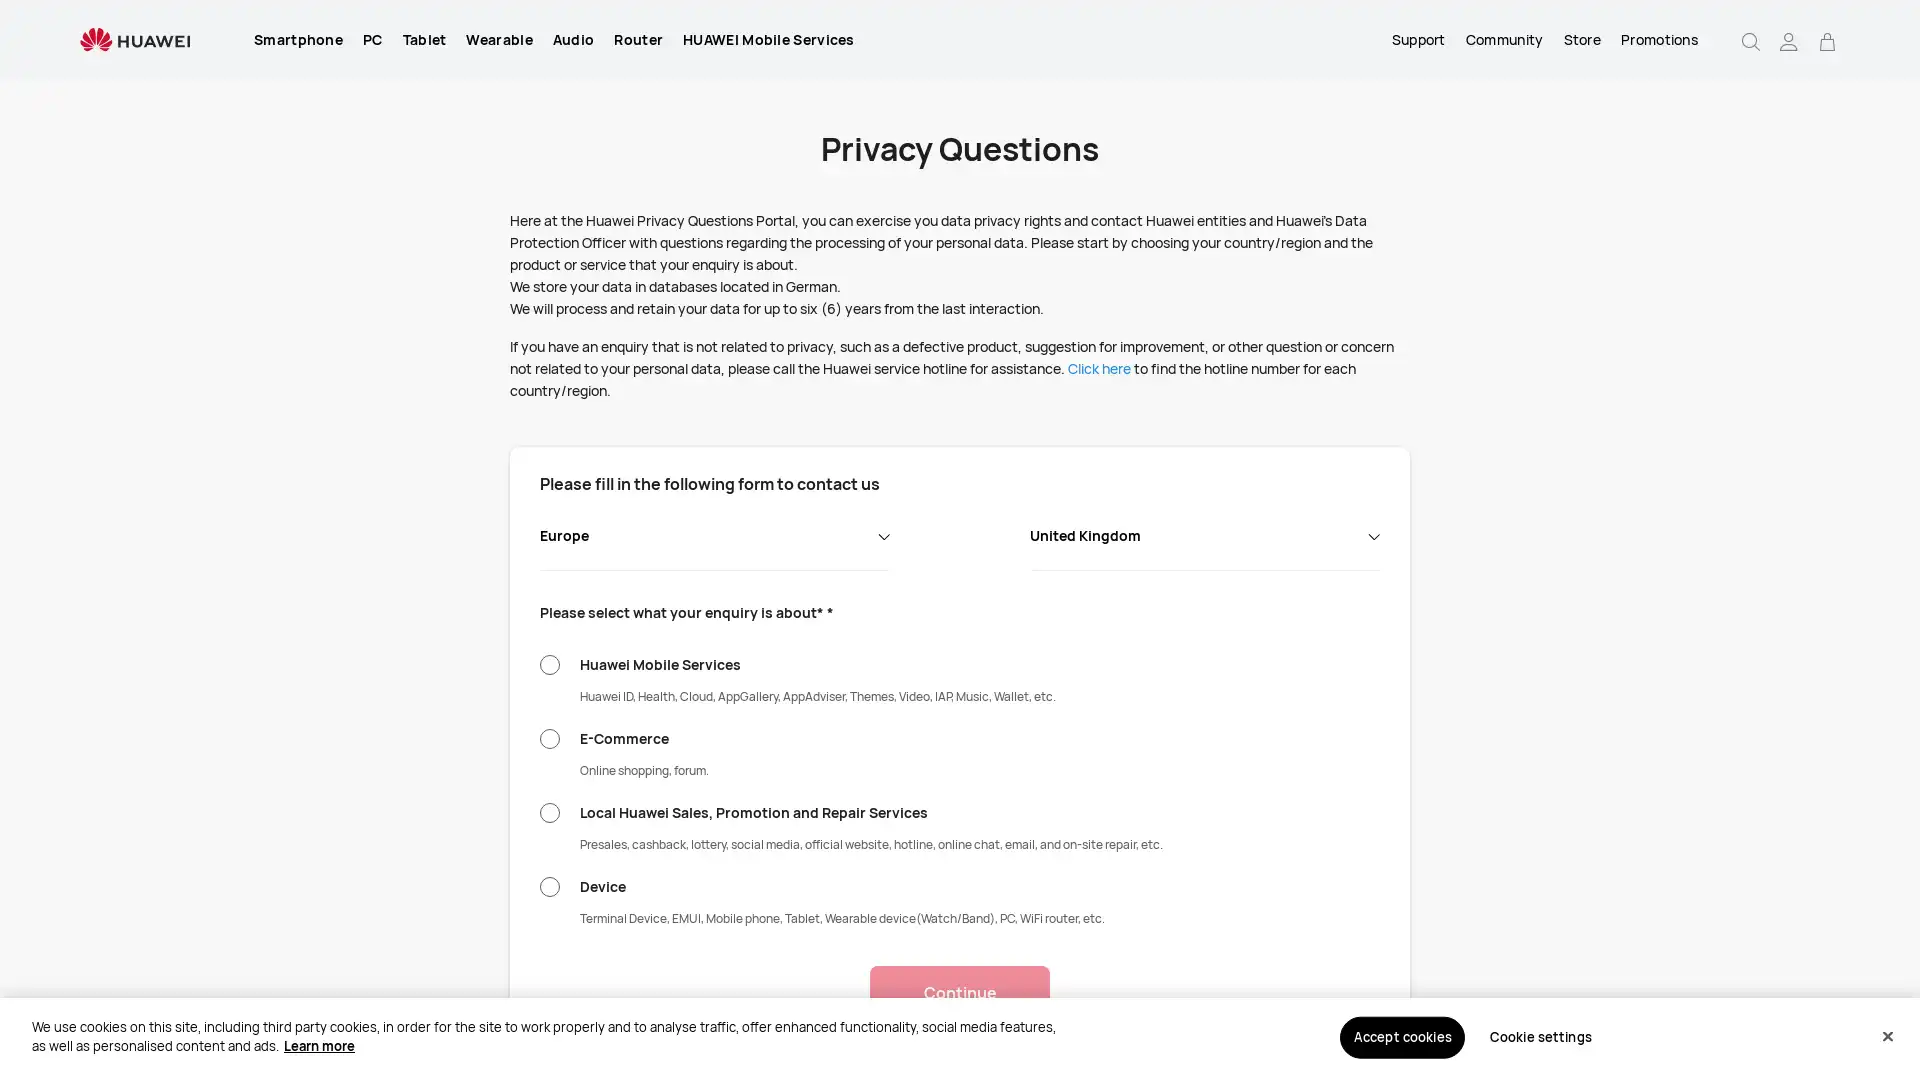 The width and height of the screenshot is (1920, 1080). I want to click on Close, so click(1886, 1035).